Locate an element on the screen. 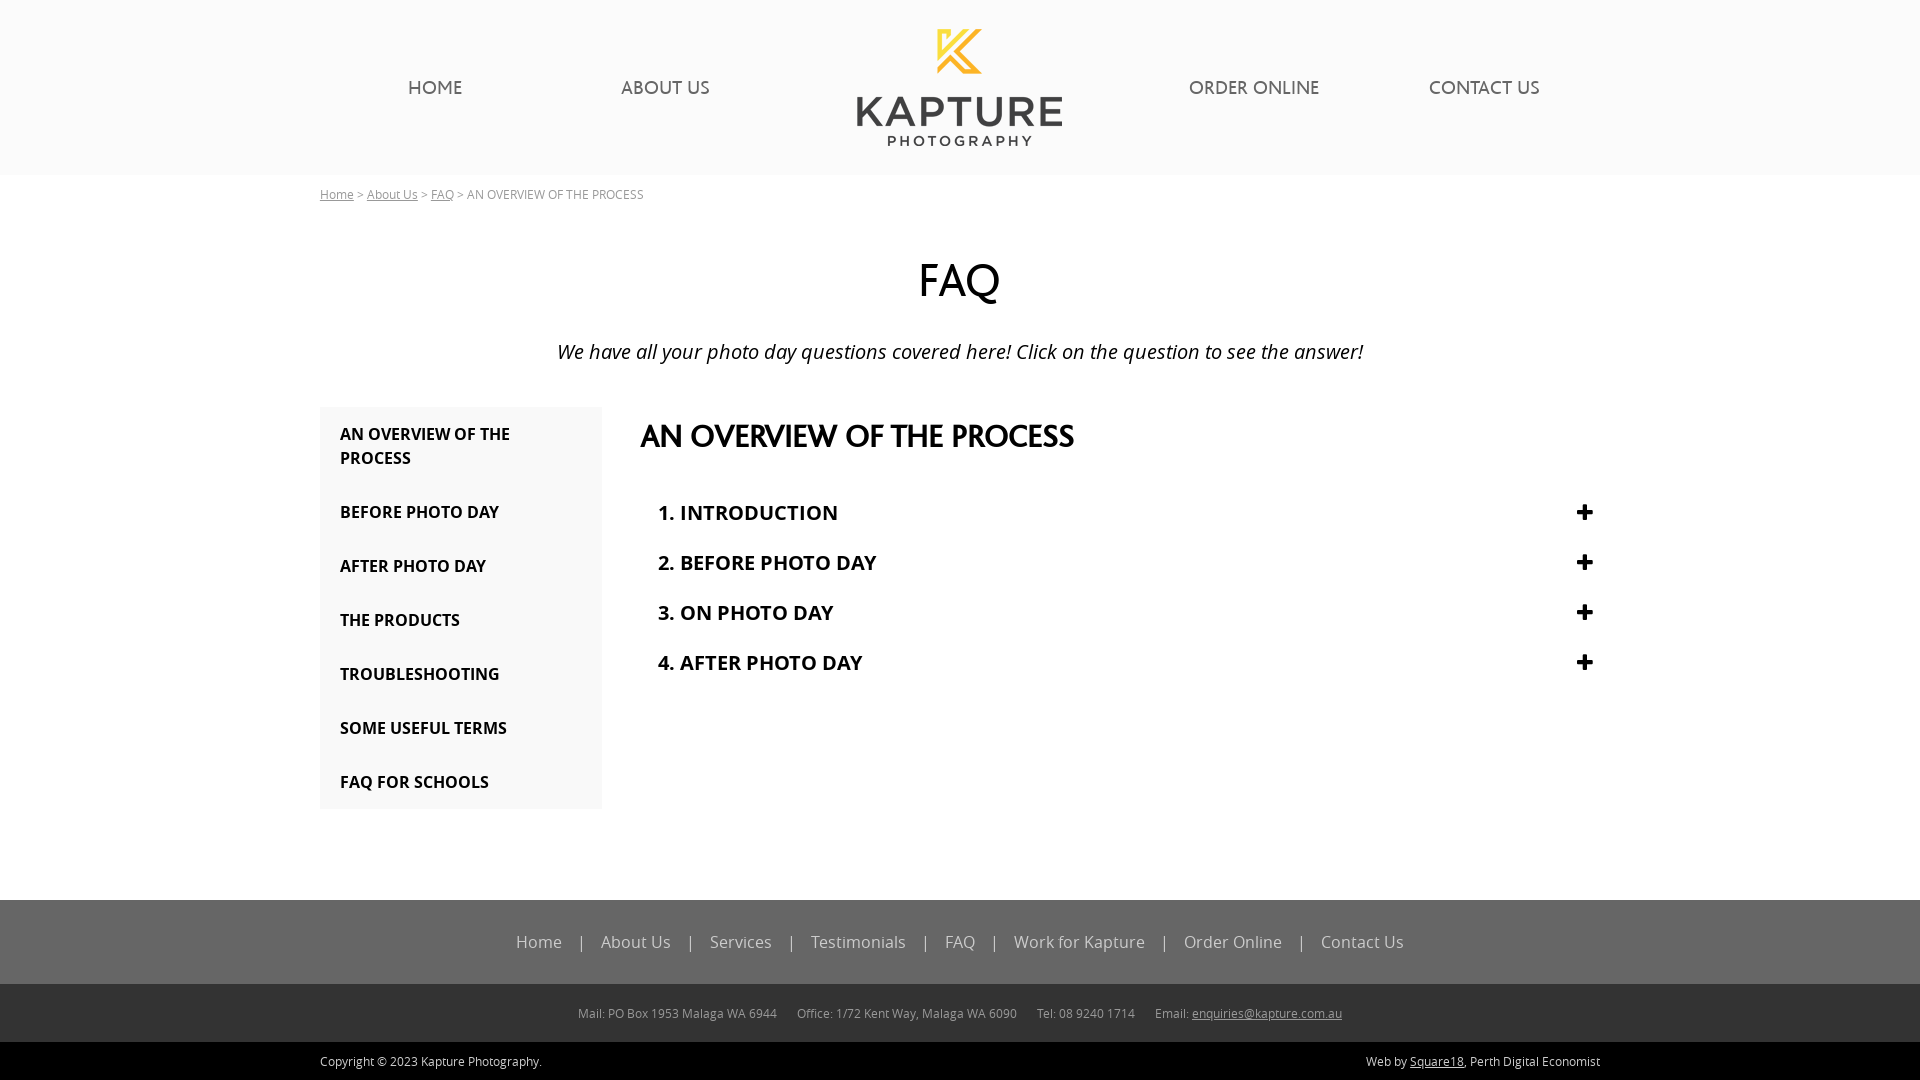 This screenshot has height=1080, width=1920. 'enquiries@kapture.com.au' is located at coordinates (1266, 1013).